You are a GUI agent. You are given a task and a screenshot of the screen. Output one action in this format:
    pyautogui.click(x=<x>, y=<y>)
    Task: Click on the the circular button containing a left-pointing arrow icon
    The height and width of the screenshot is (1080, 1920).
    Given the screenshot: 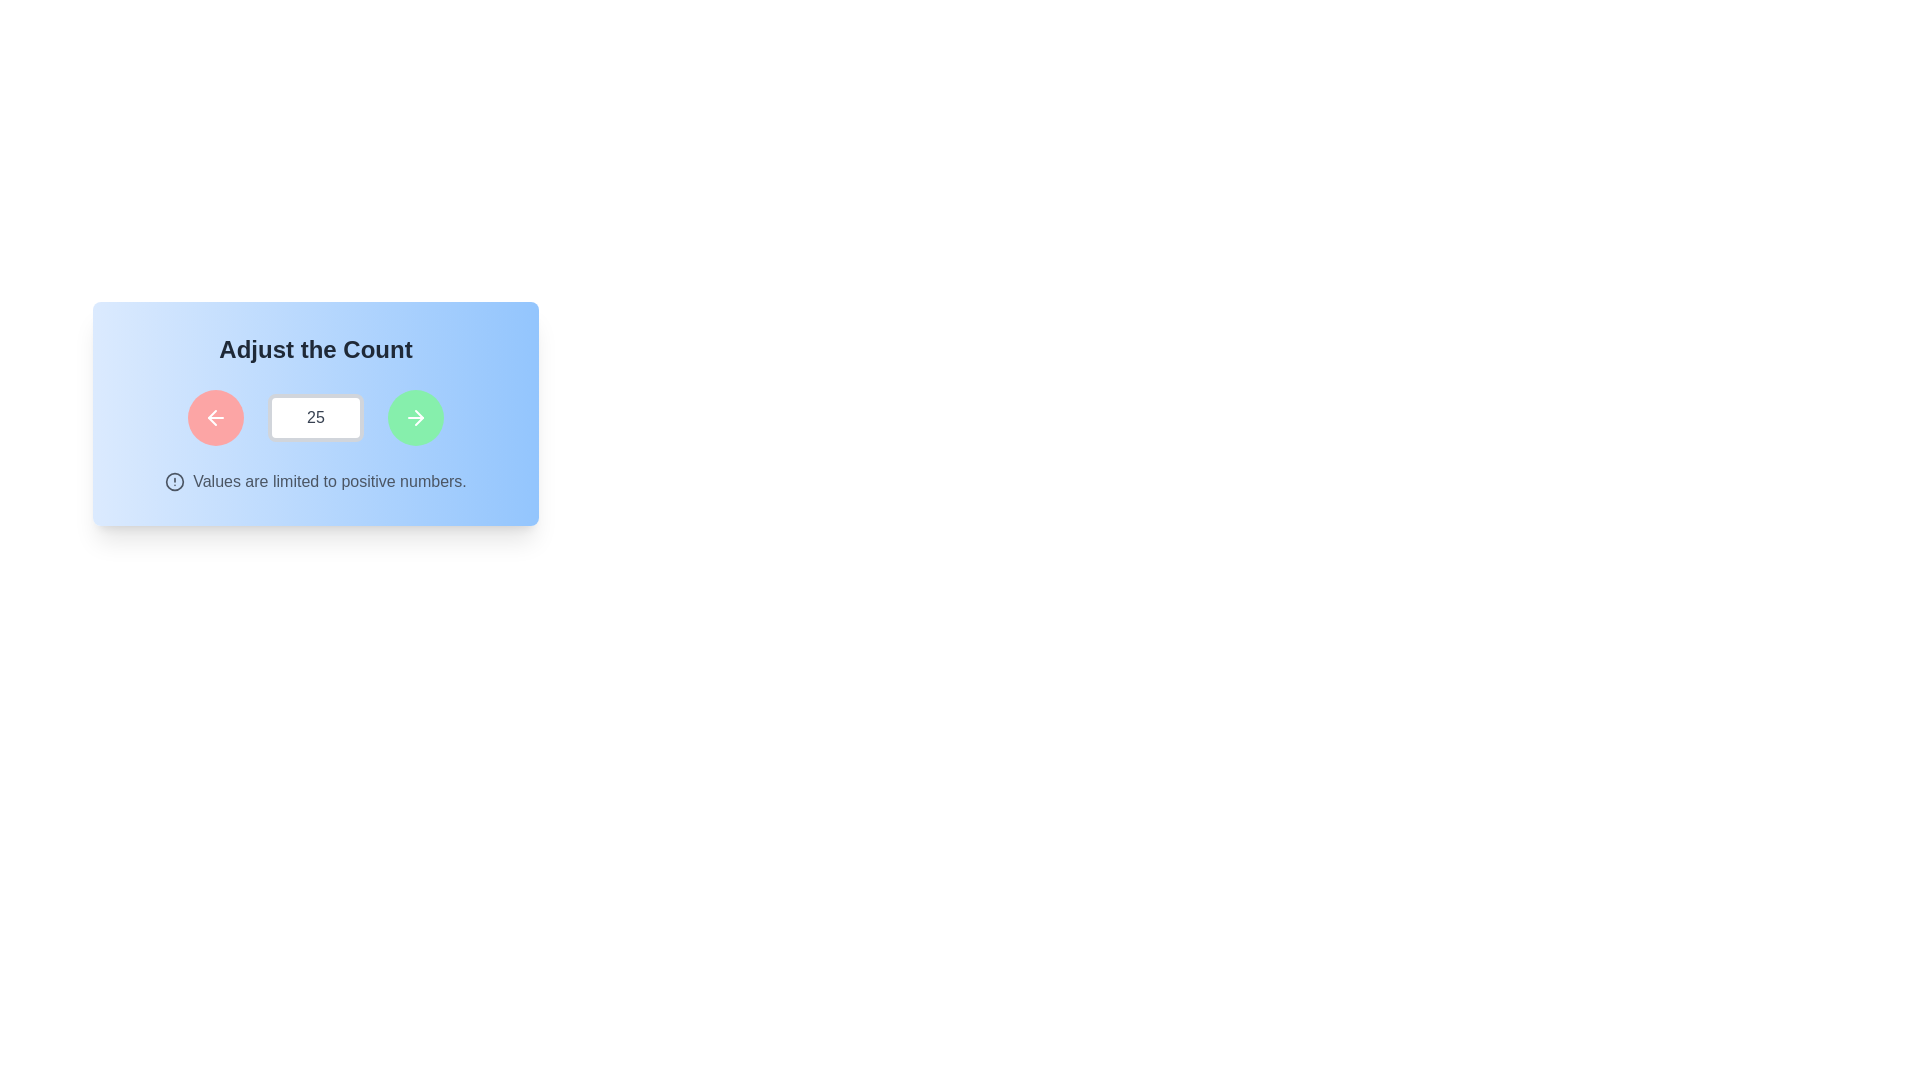 What is the action you would take?
    pyautogui.click(x=216, y=416)
    